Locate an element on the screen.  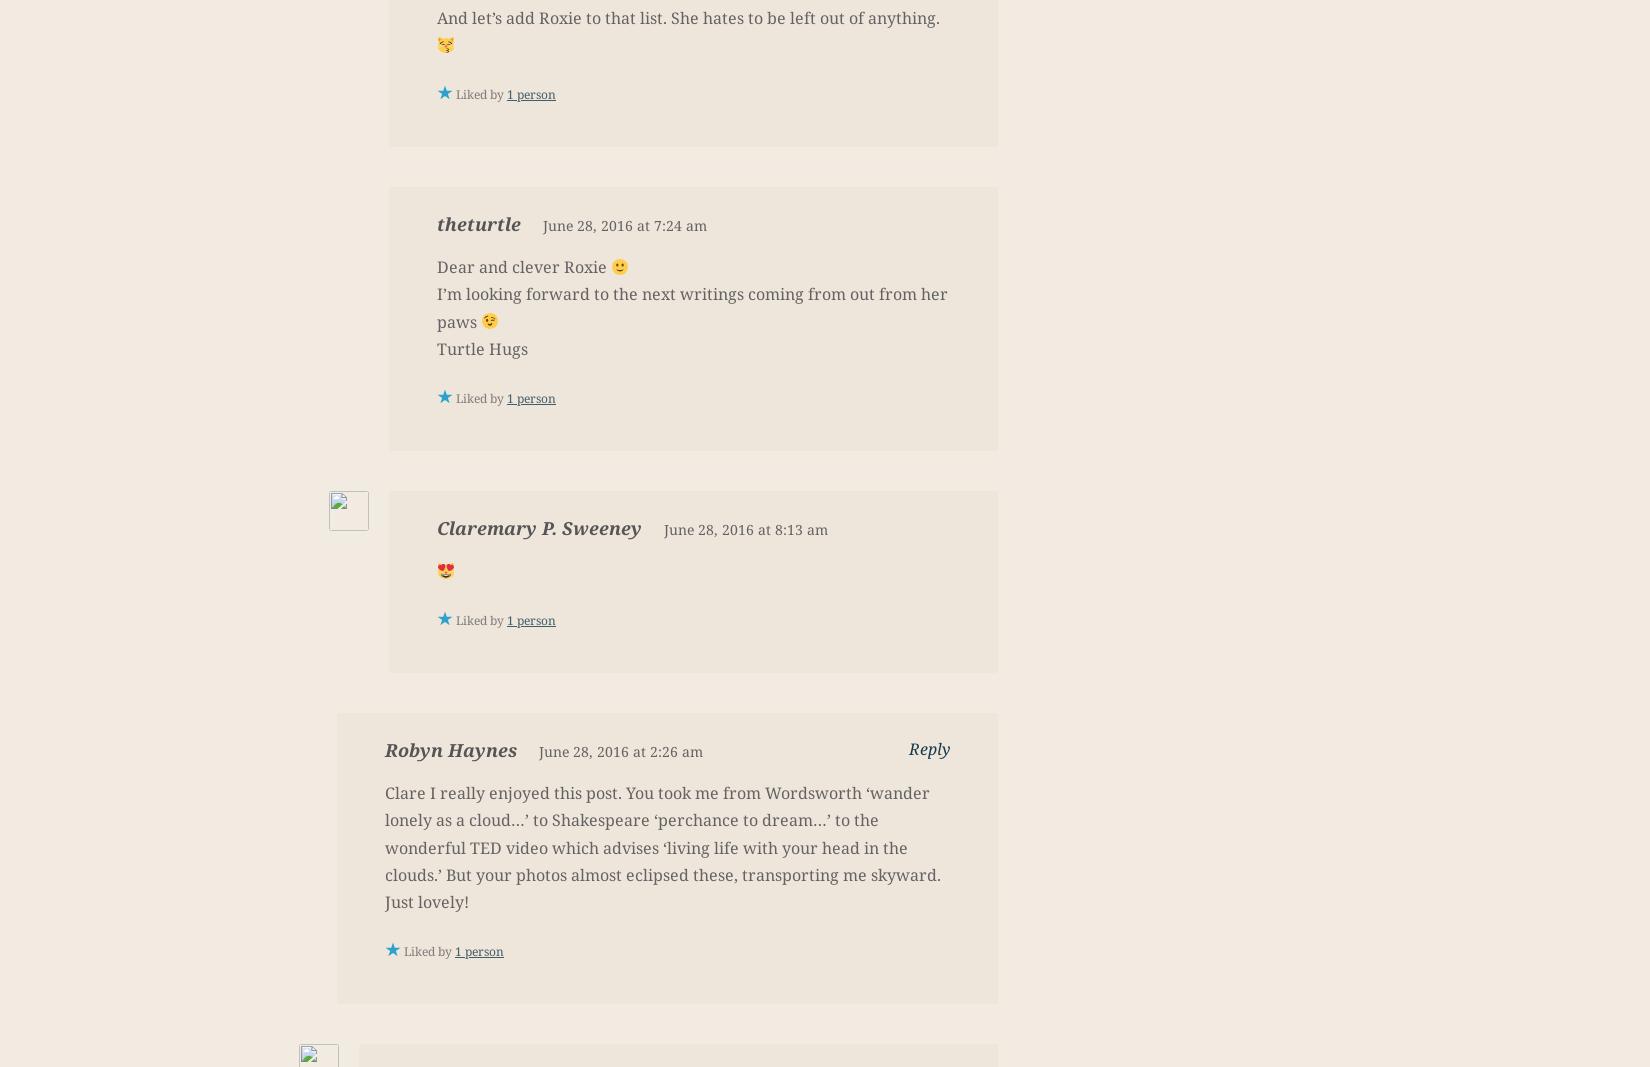
'Turtle Hugs' is located at coordinates (481, 347).